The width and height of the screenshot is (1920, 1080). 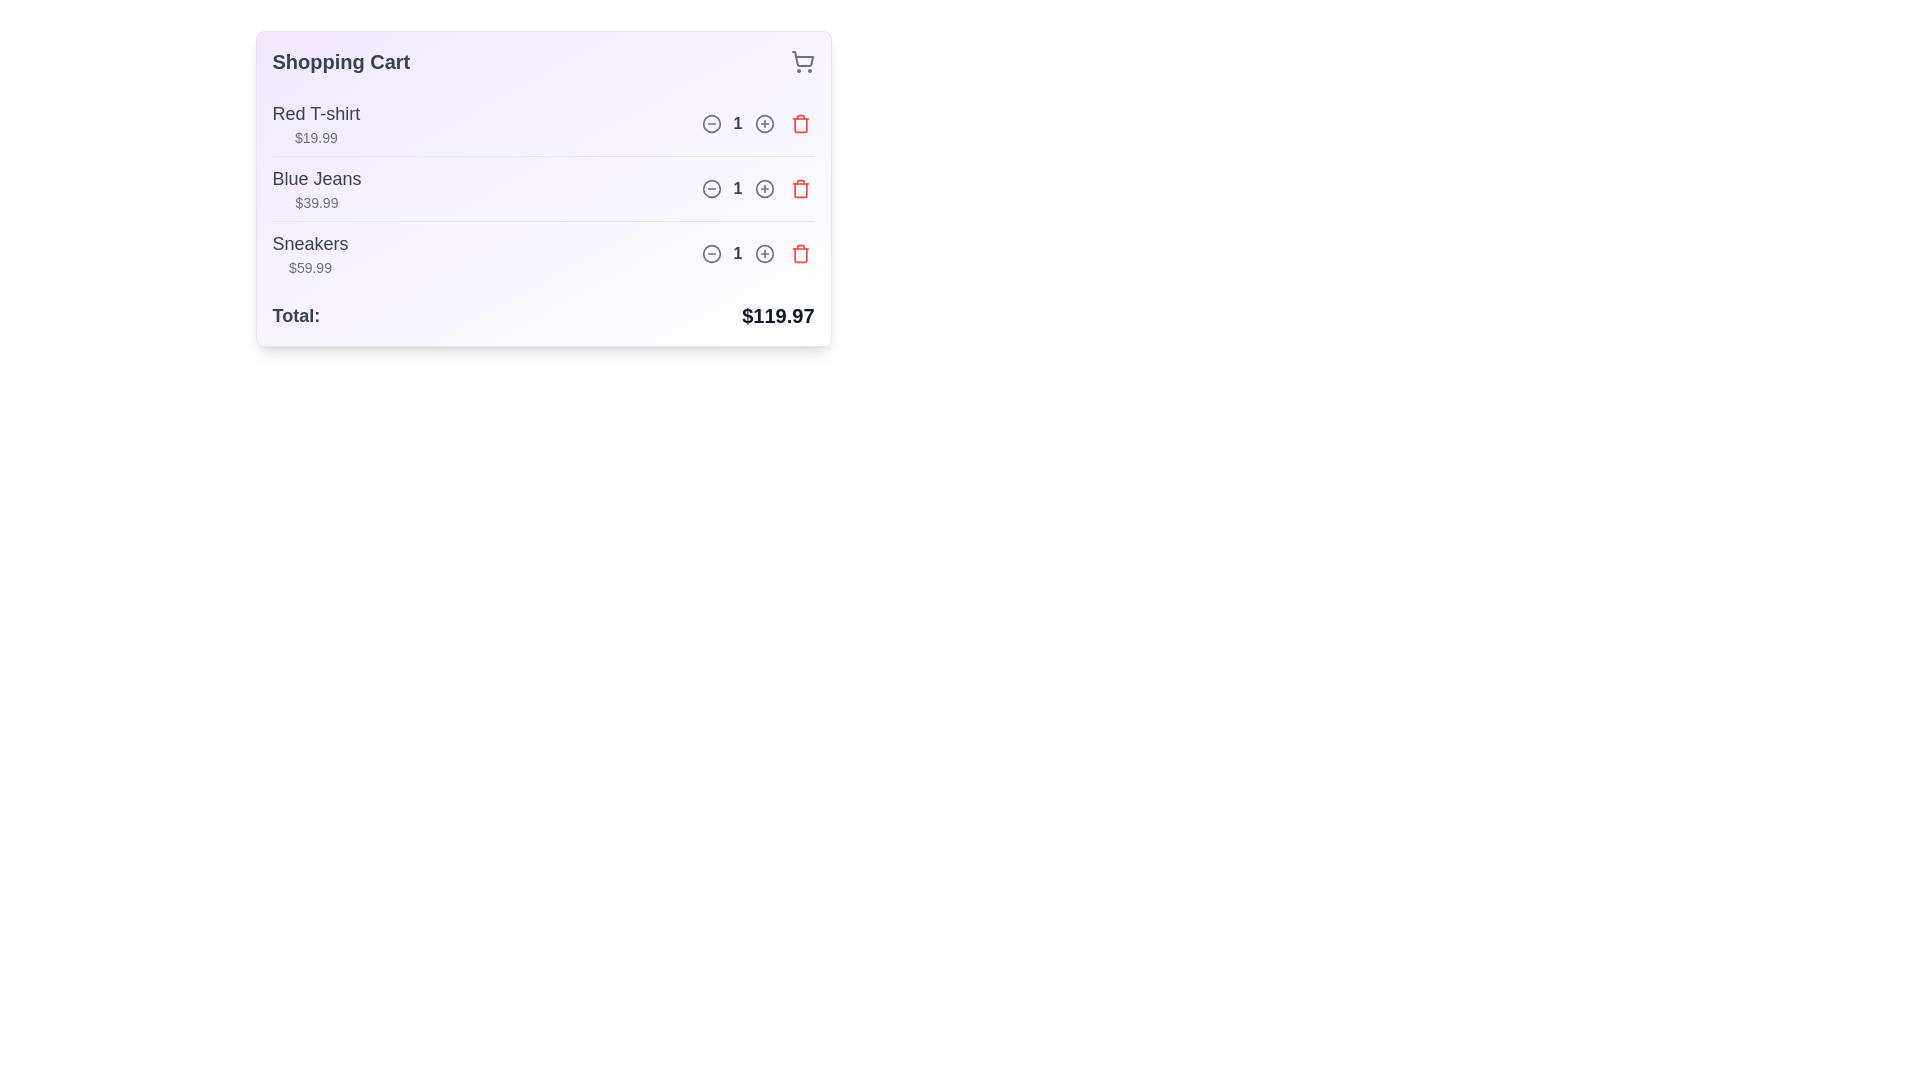 What do you see at coordinates (800, 253) in the screenshot?
I see `the icon button in the bottom-right corner of the shopping cart list` at bounding box center [800, 253].